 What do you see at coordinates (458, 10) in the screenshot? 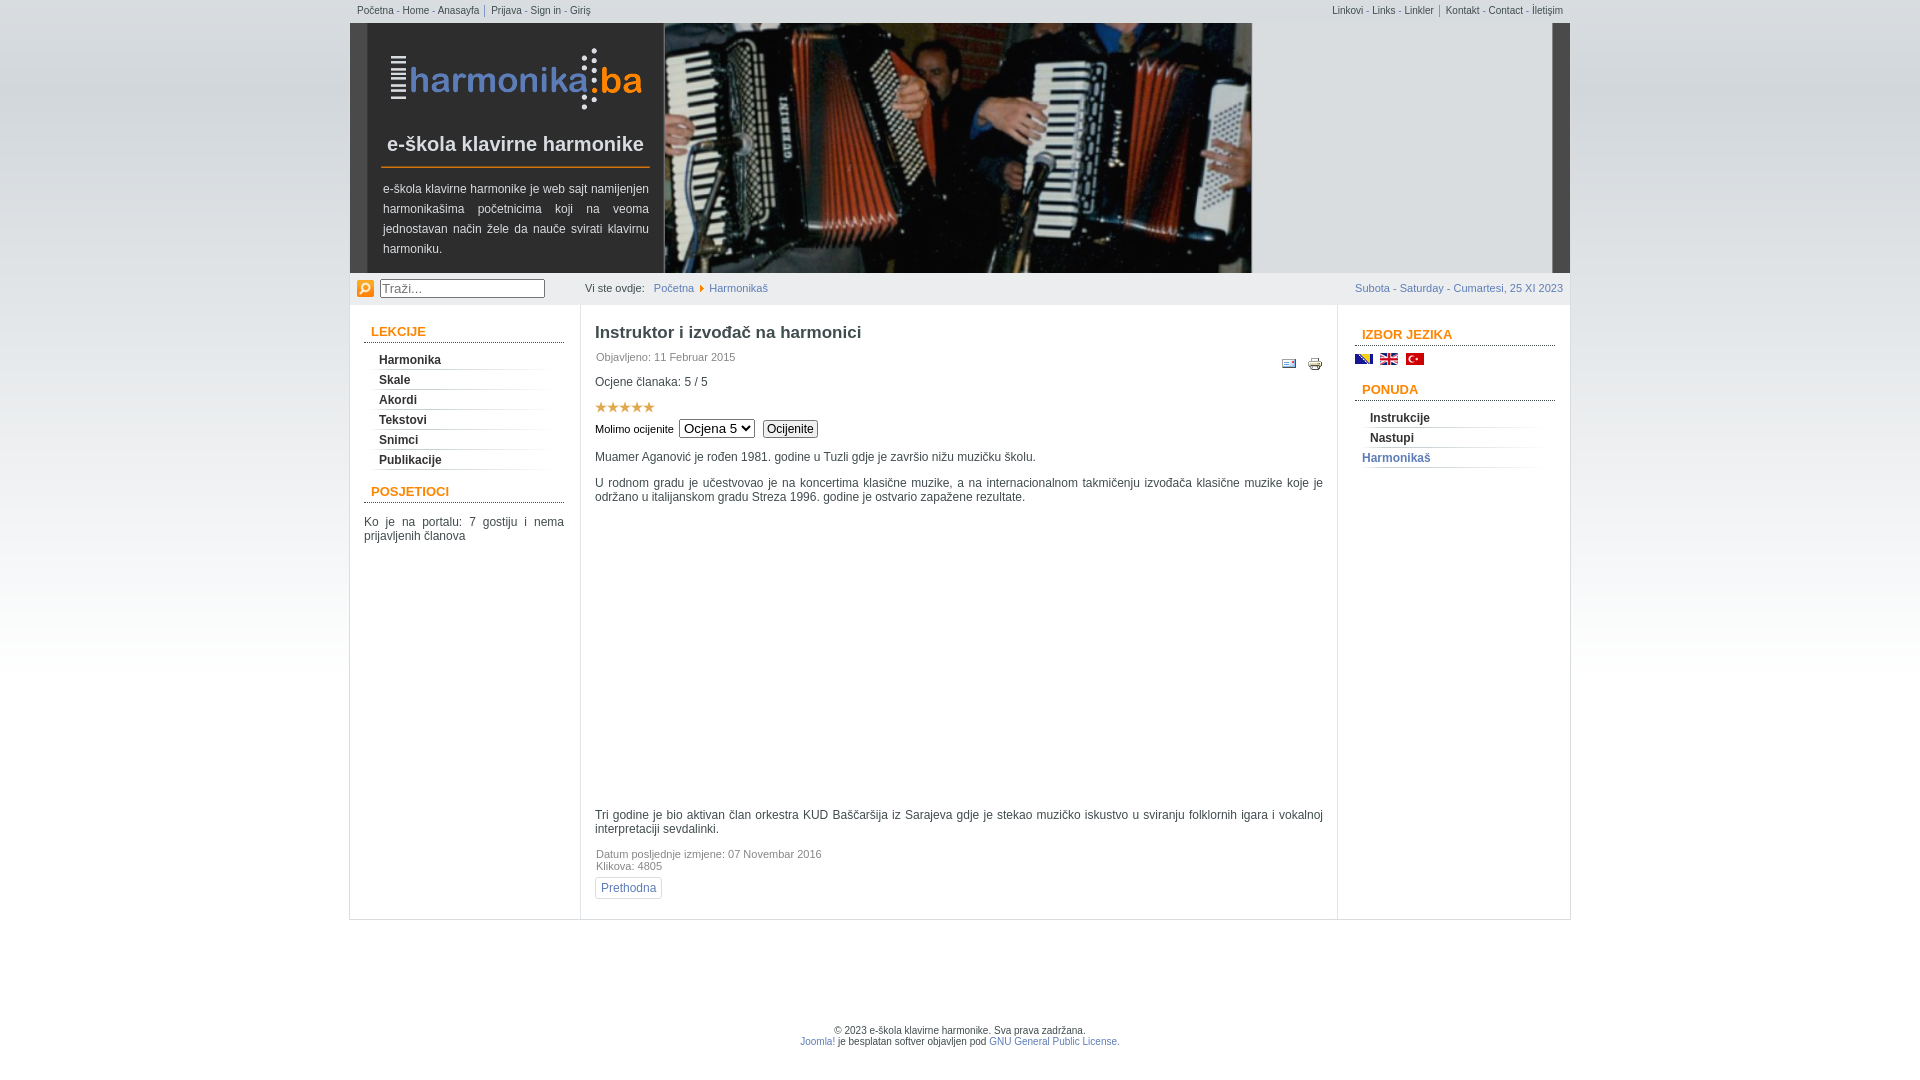
I see `'Anasayfa'` at bounding box center [458, 10].